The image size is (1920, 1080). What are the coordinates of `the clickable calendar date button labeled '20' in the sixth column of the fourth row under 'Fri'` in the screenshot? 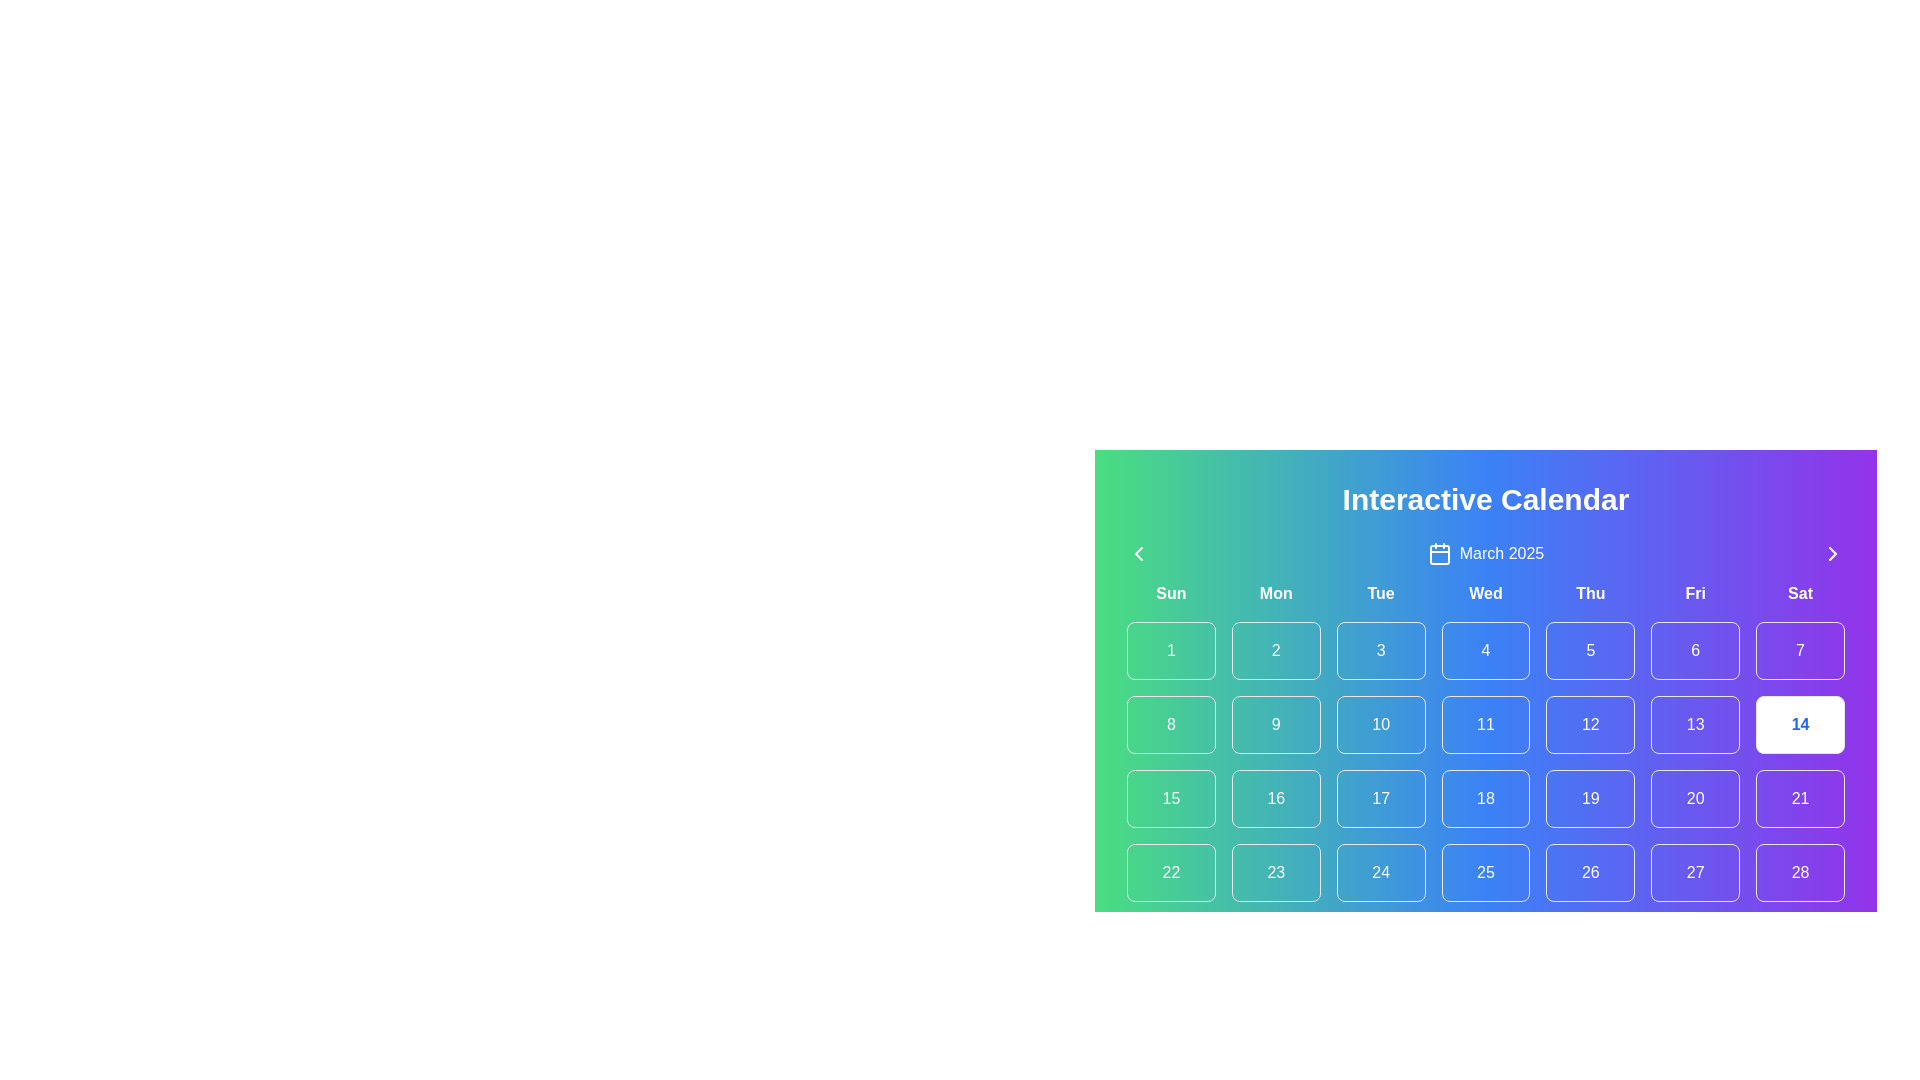 It's located at (1694, 797).